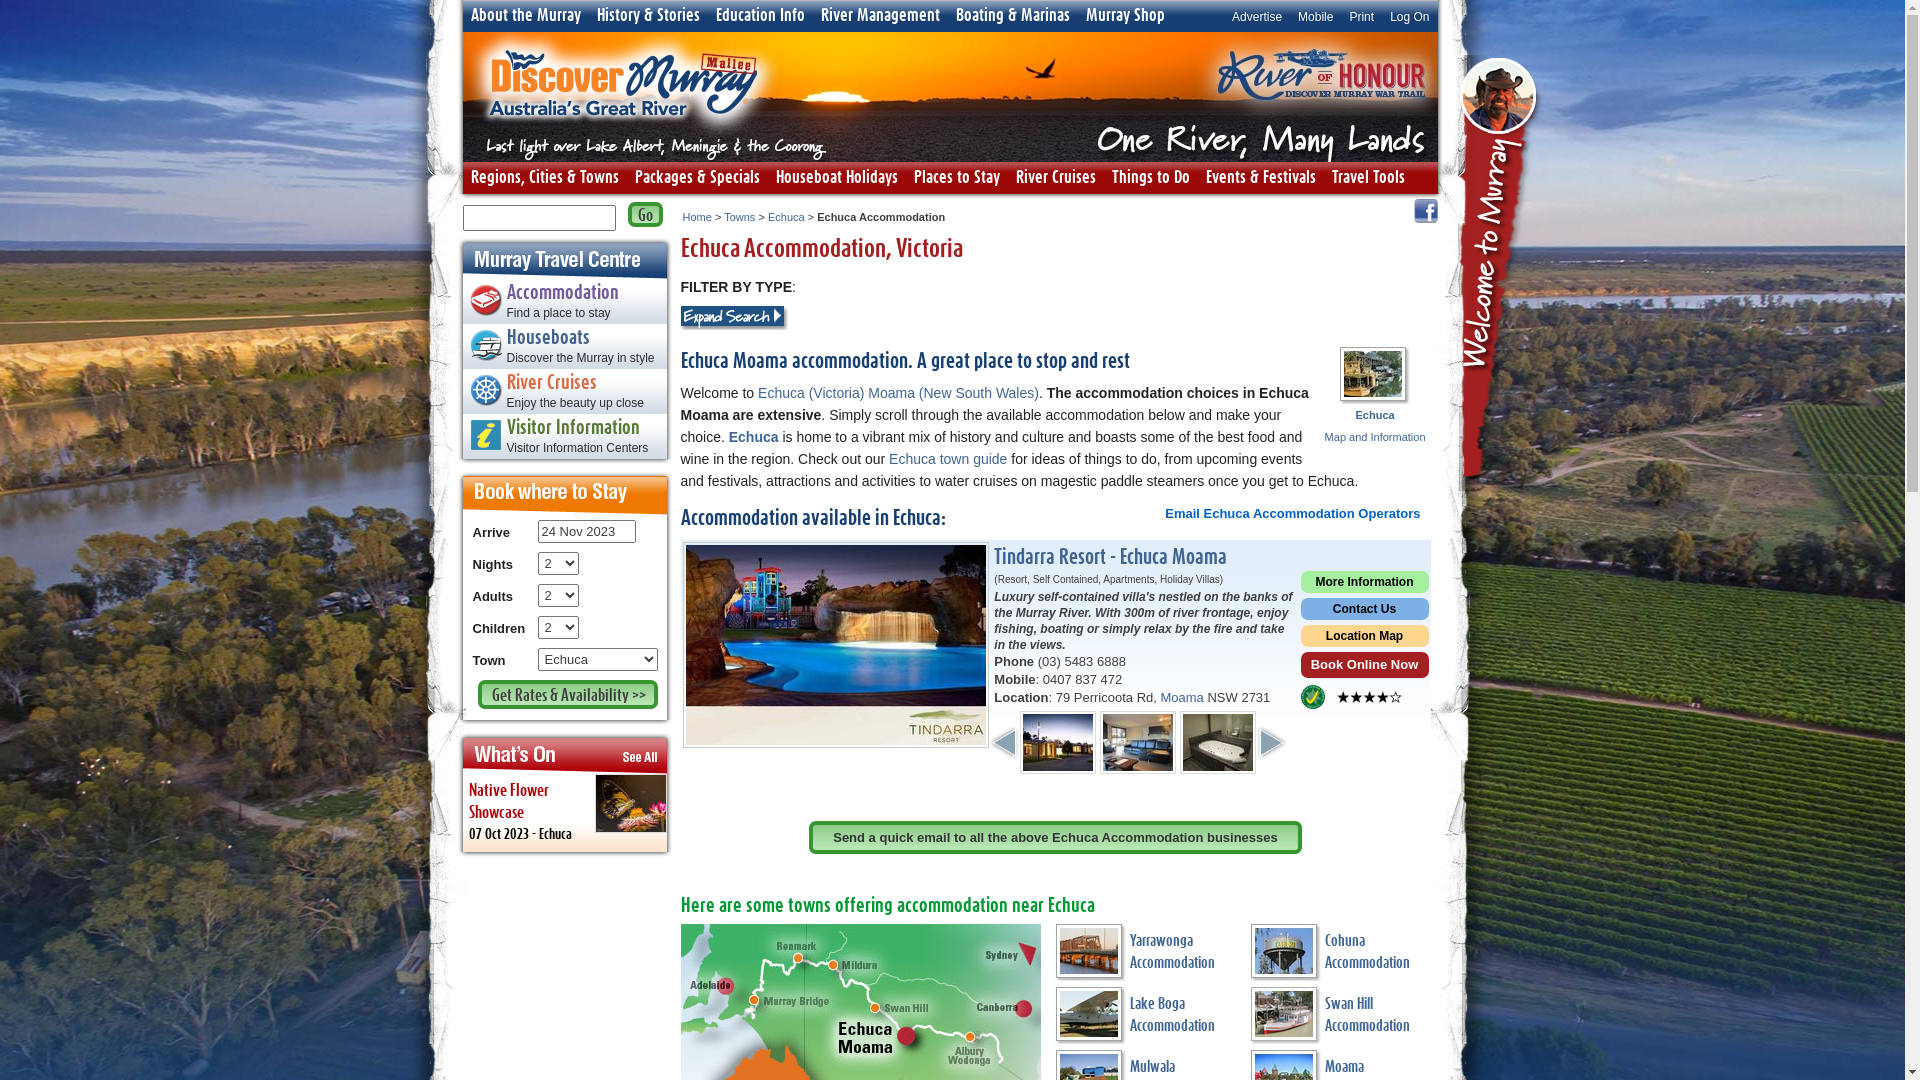 The height and width of the screenshot is (1080, 1920). What do you see at coordinates (645, 214) in the screenshot?
I see `'Go'` at bounding box center [645, 214].